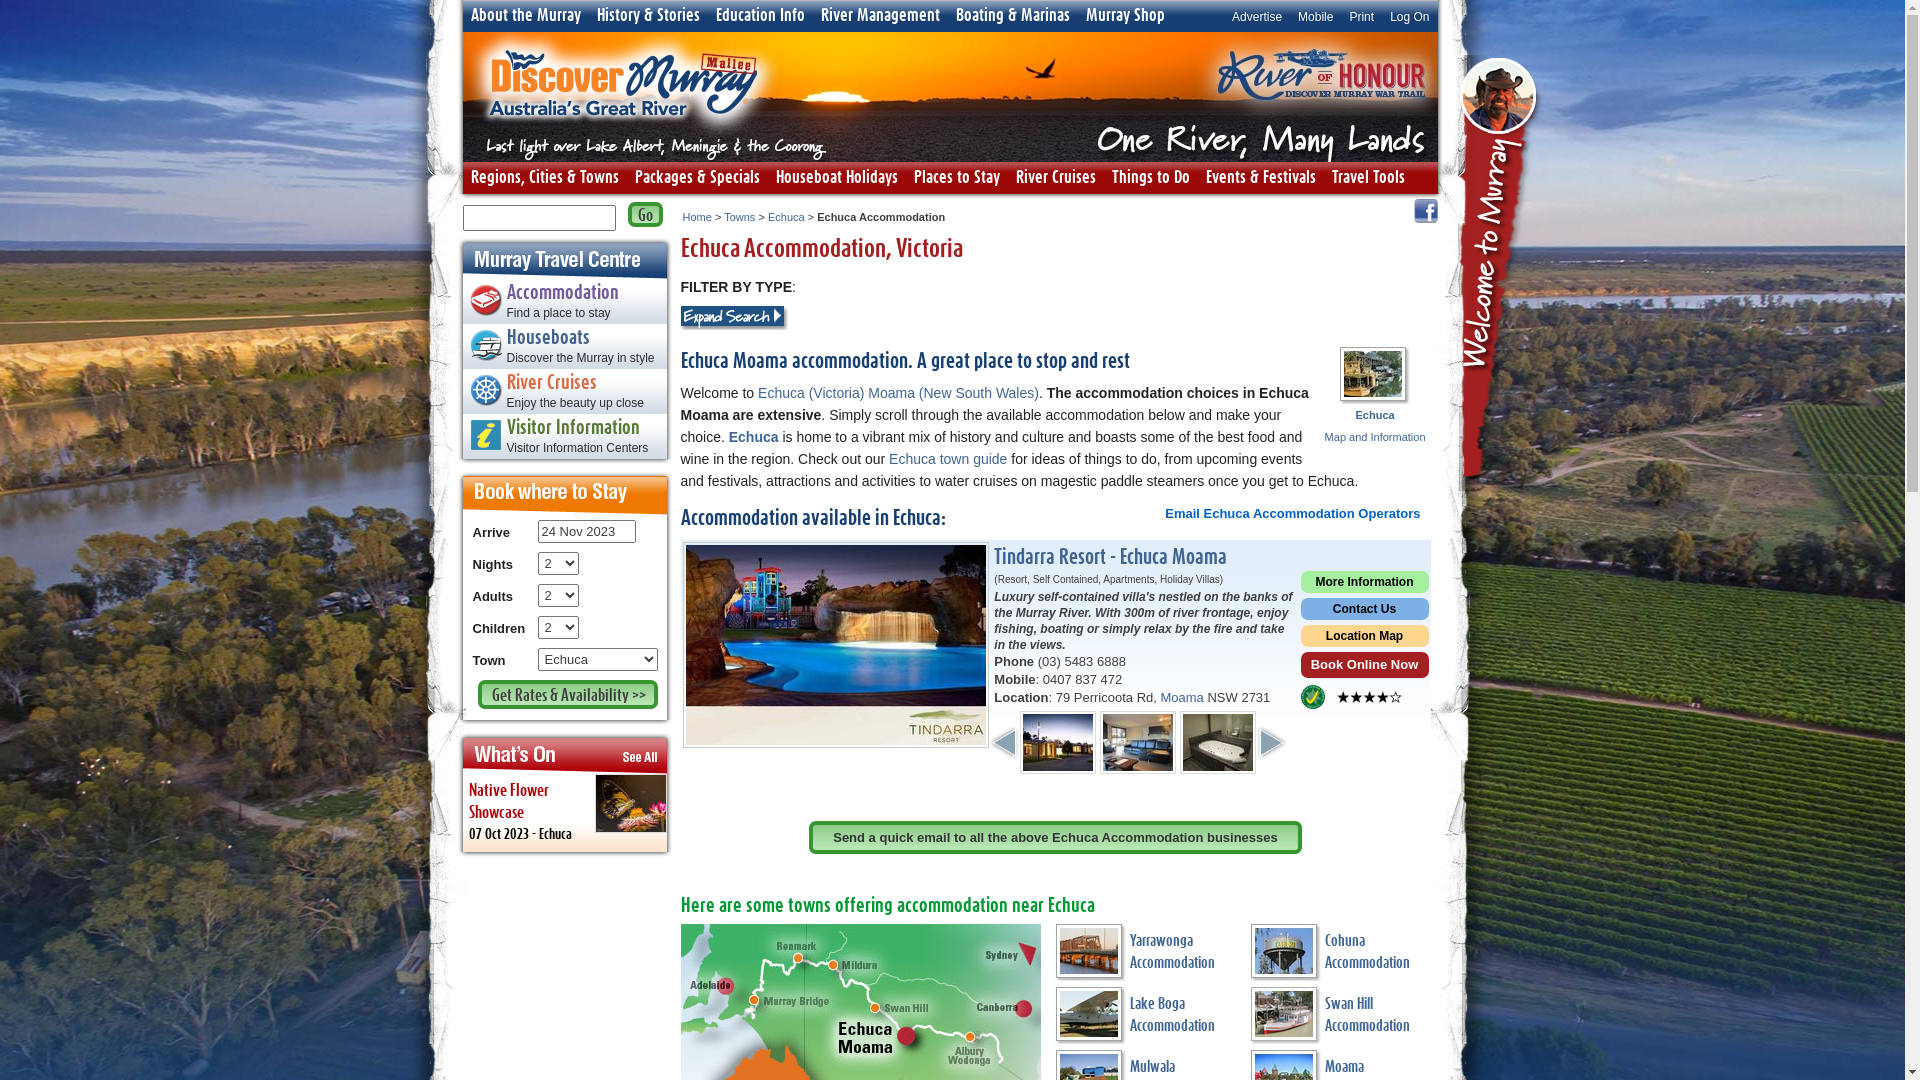 The height and width of the screenshot is (1080, 1920). What do you see at coordinates (645, 214) in the screenshot?
I see `'Go'` at bounding box center [645, 214].